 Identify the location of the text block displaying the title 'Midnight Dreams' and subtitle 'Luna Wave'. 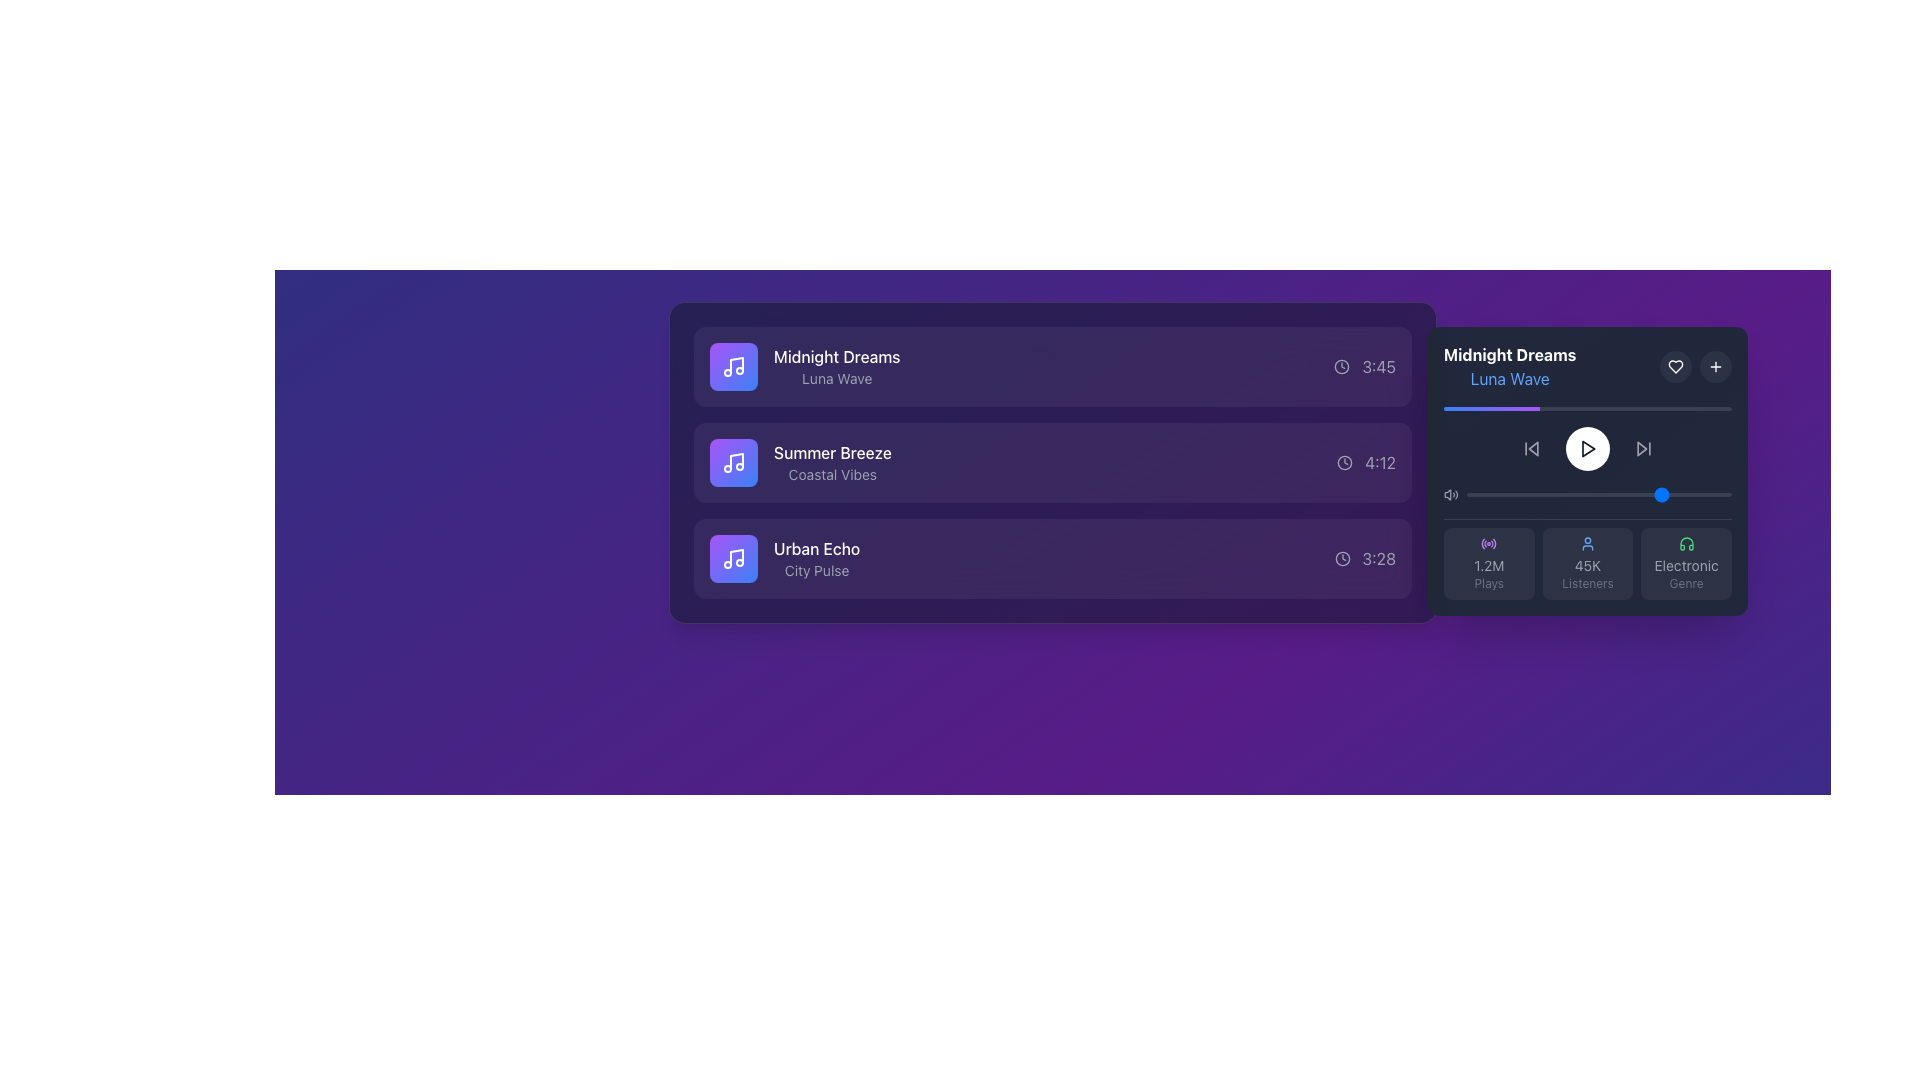
(1510, 366).